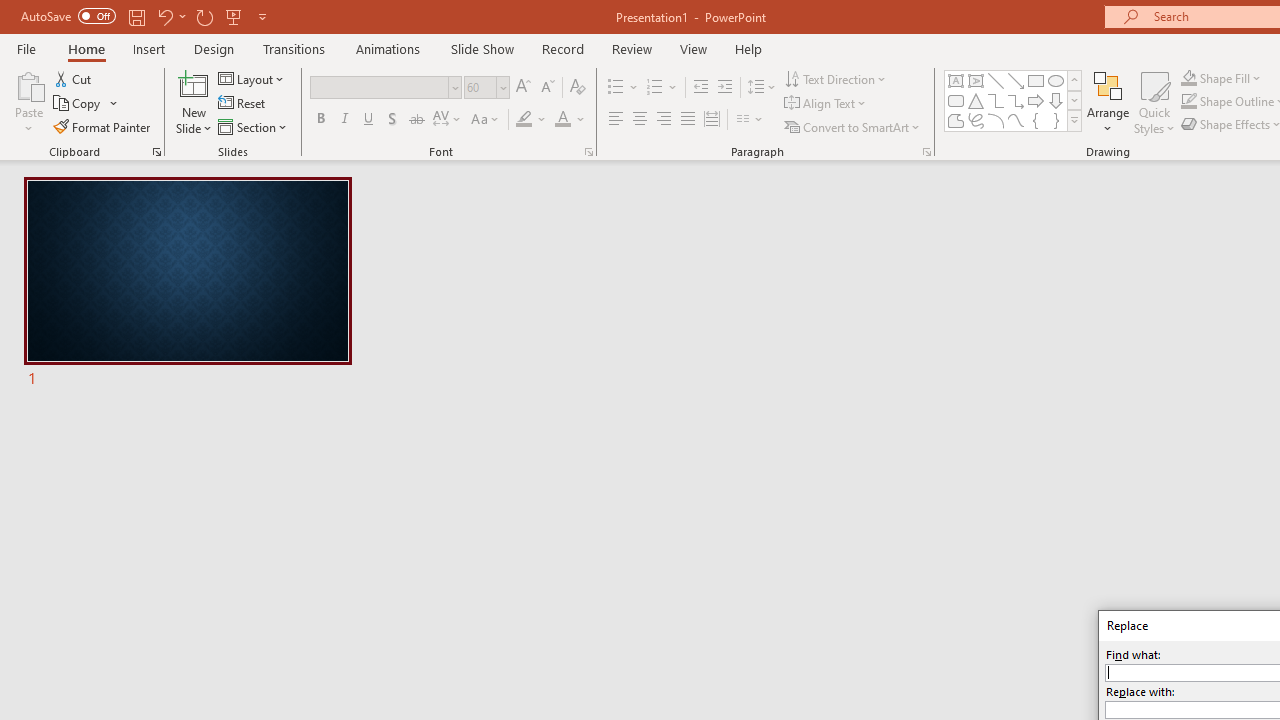 This screenshot has height=720, width=1280. What do you see at coordinates (587, 150) in the screenshot?
I see `'Font...'` at bounding box center [587, 150].